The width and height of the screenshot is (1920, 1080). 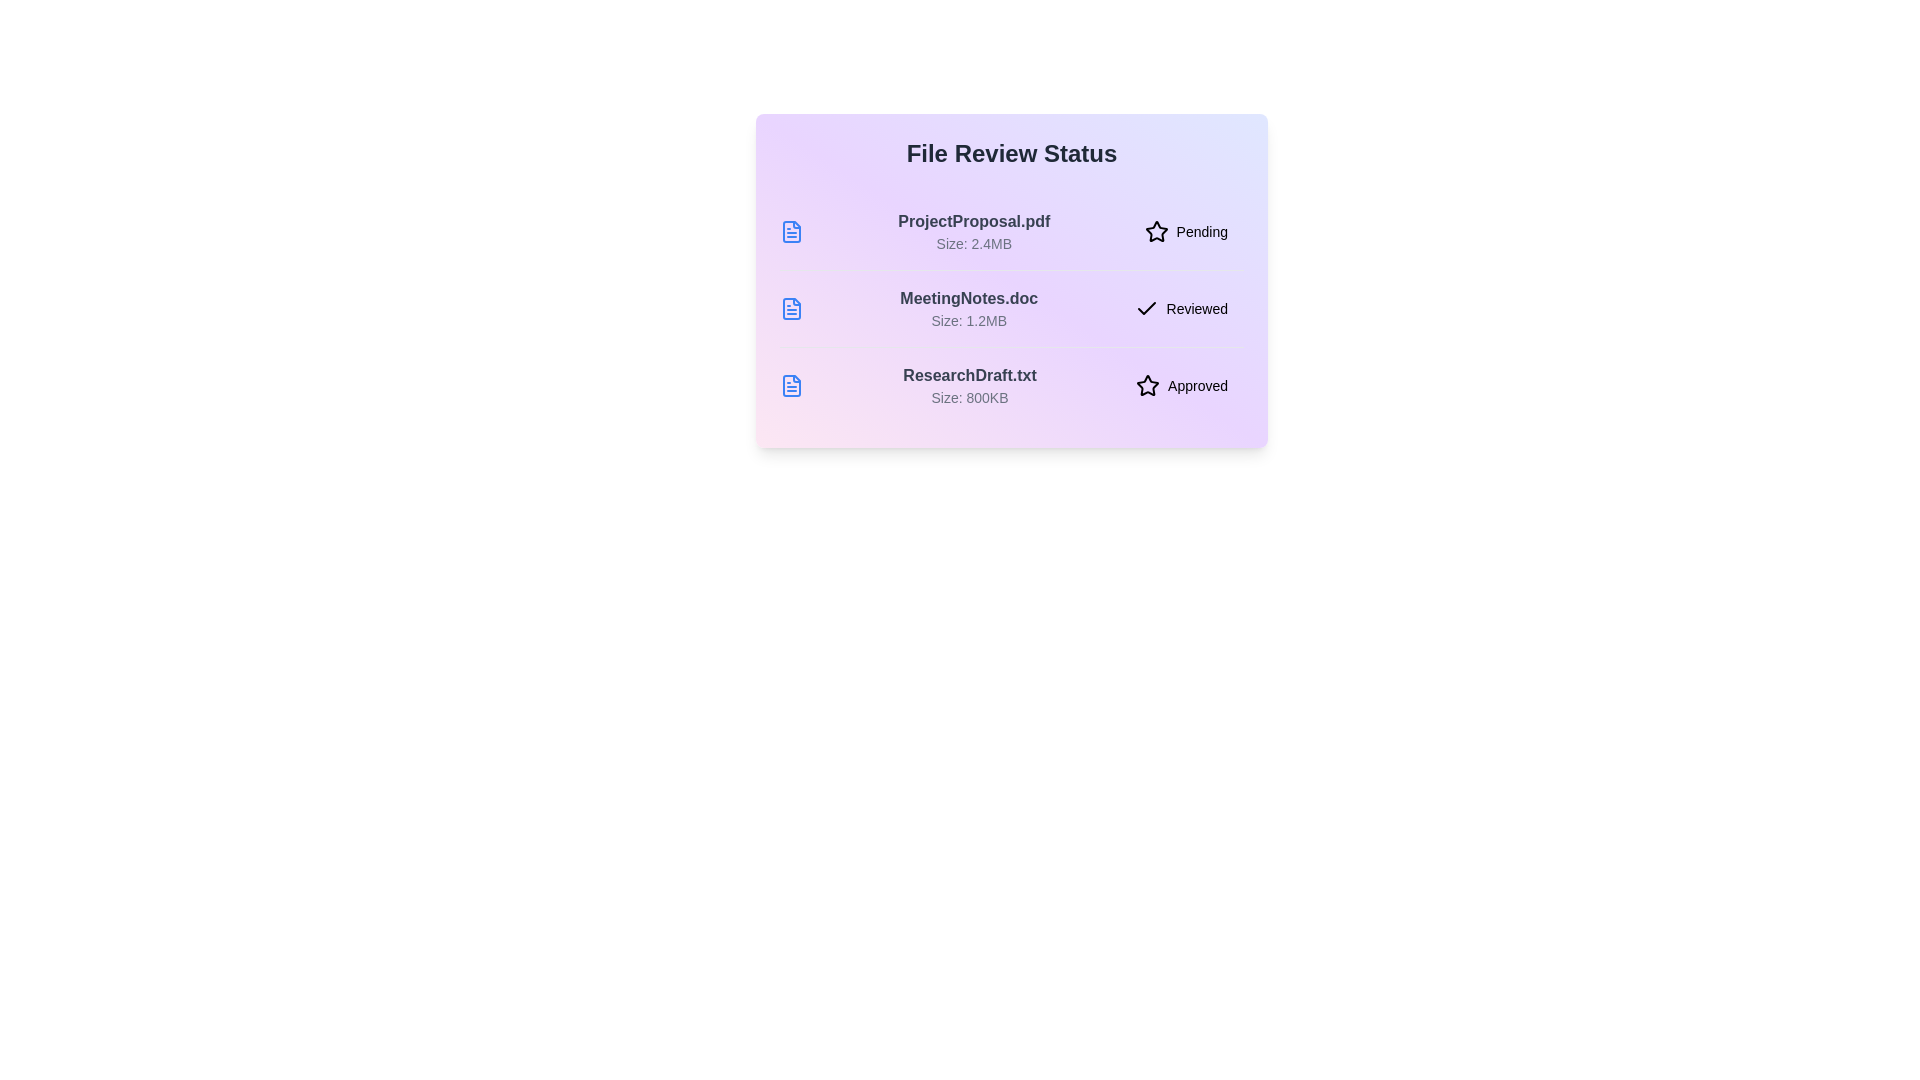 What do you see at coordinates (1185, 230) in the screenshot?
I see `the status indicator of the file ProjectProposal.pdf to view its status` at bounding box center [1185, 230].